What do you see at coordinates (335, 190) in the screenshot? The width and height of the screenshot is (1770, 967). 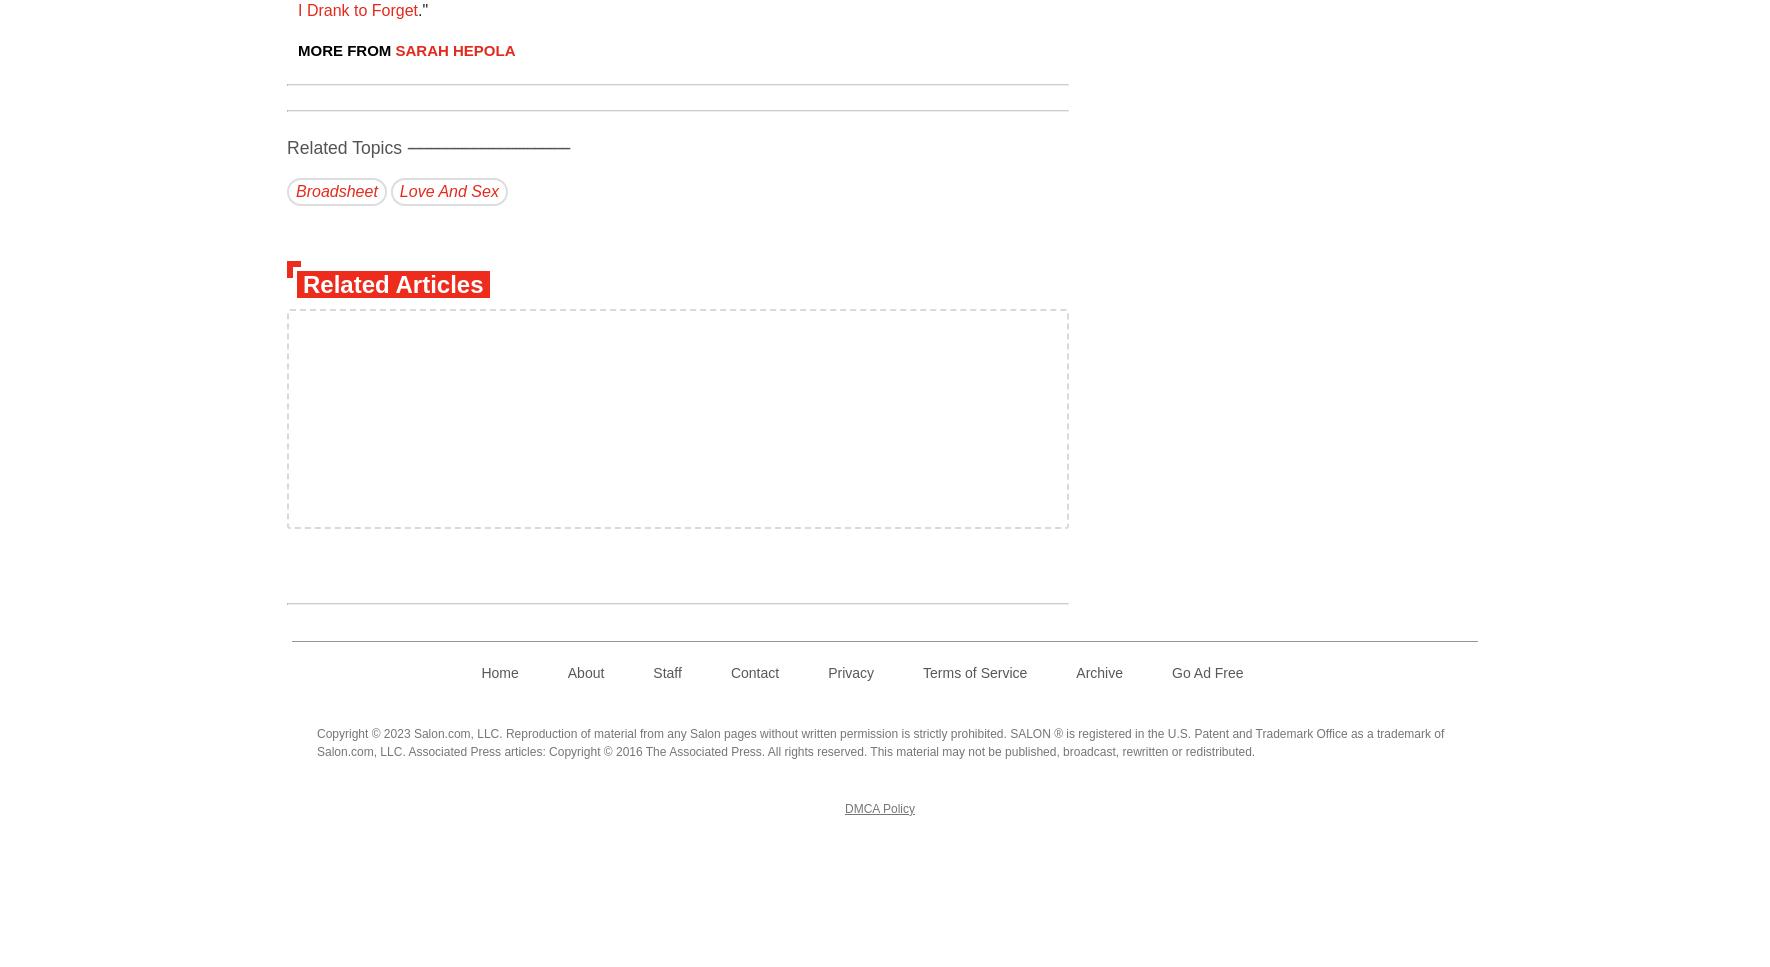 I see `'Broadsheet'` at bounding box center [335, 190].